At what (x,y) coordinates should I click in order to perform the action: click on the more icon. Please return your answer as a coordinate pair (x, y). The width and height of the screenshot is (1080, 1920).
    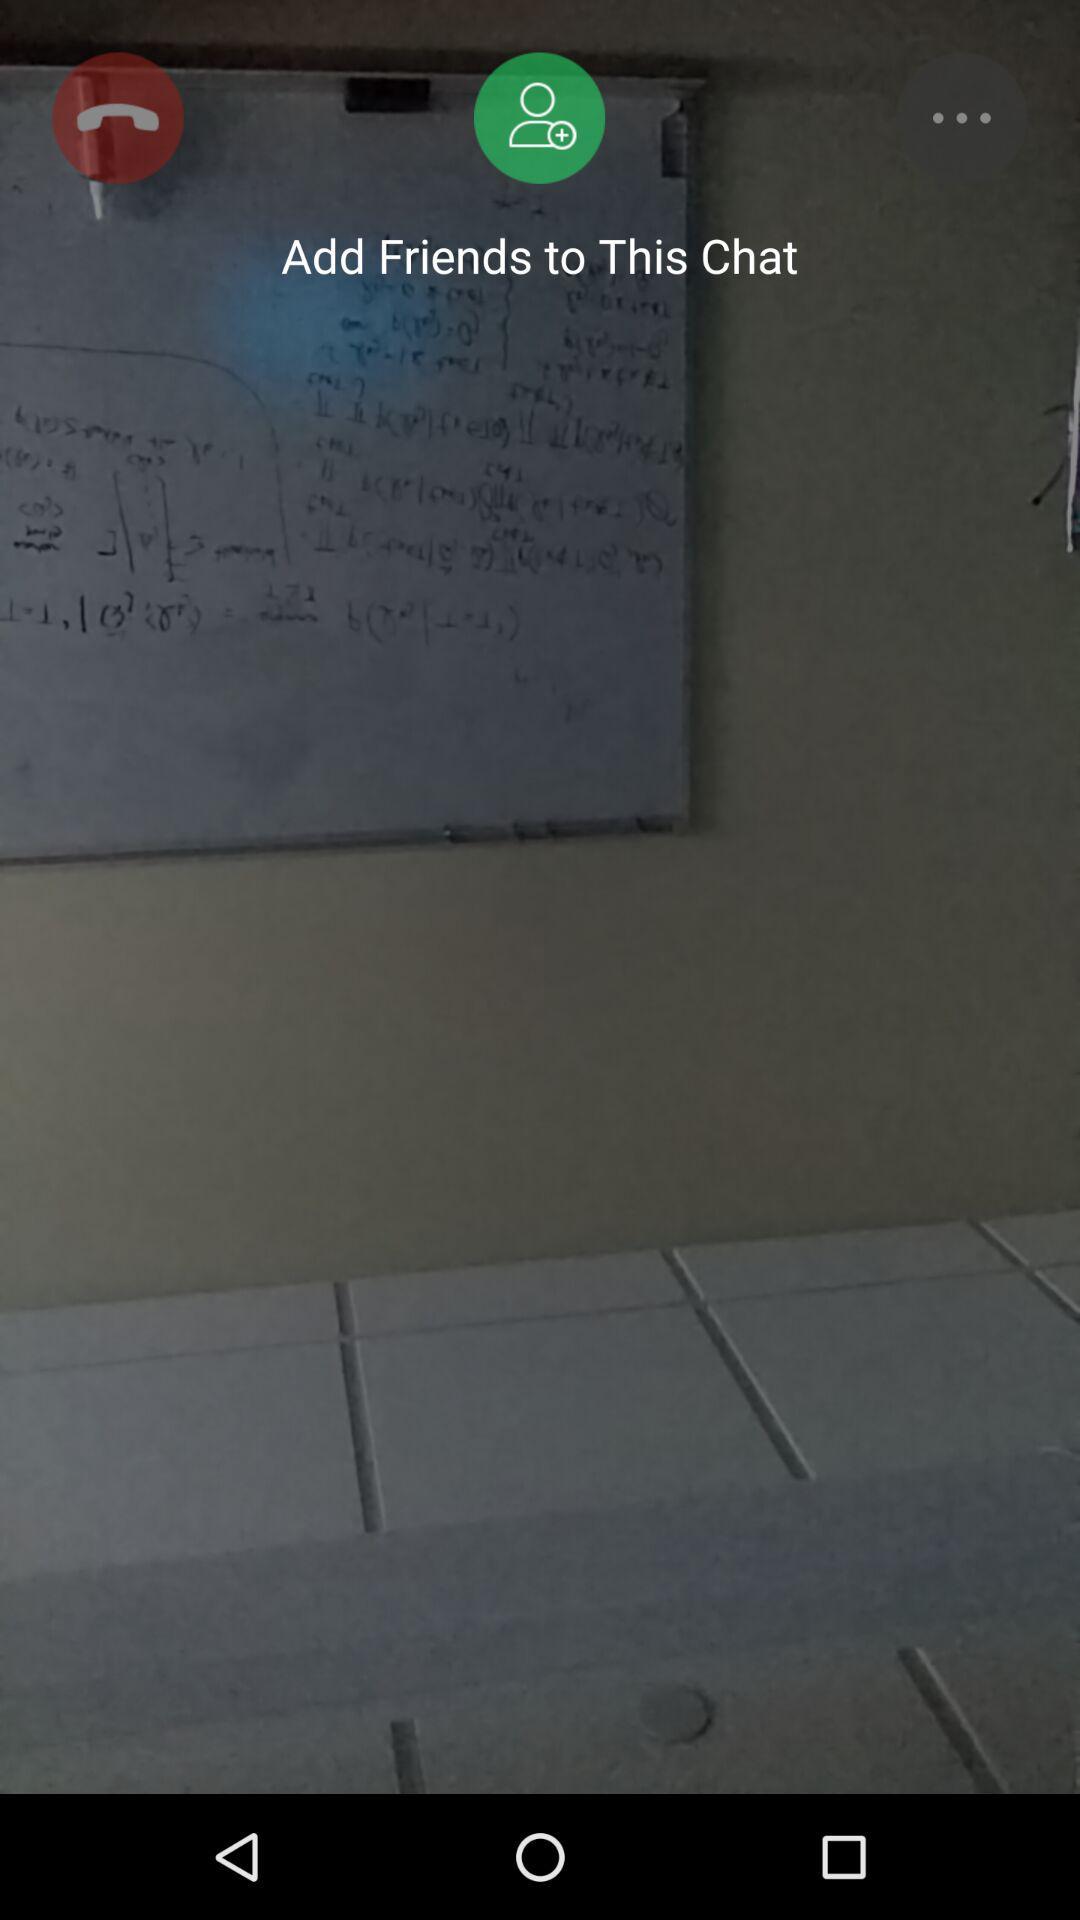
    Looking at the image, I should click on (960, 125).